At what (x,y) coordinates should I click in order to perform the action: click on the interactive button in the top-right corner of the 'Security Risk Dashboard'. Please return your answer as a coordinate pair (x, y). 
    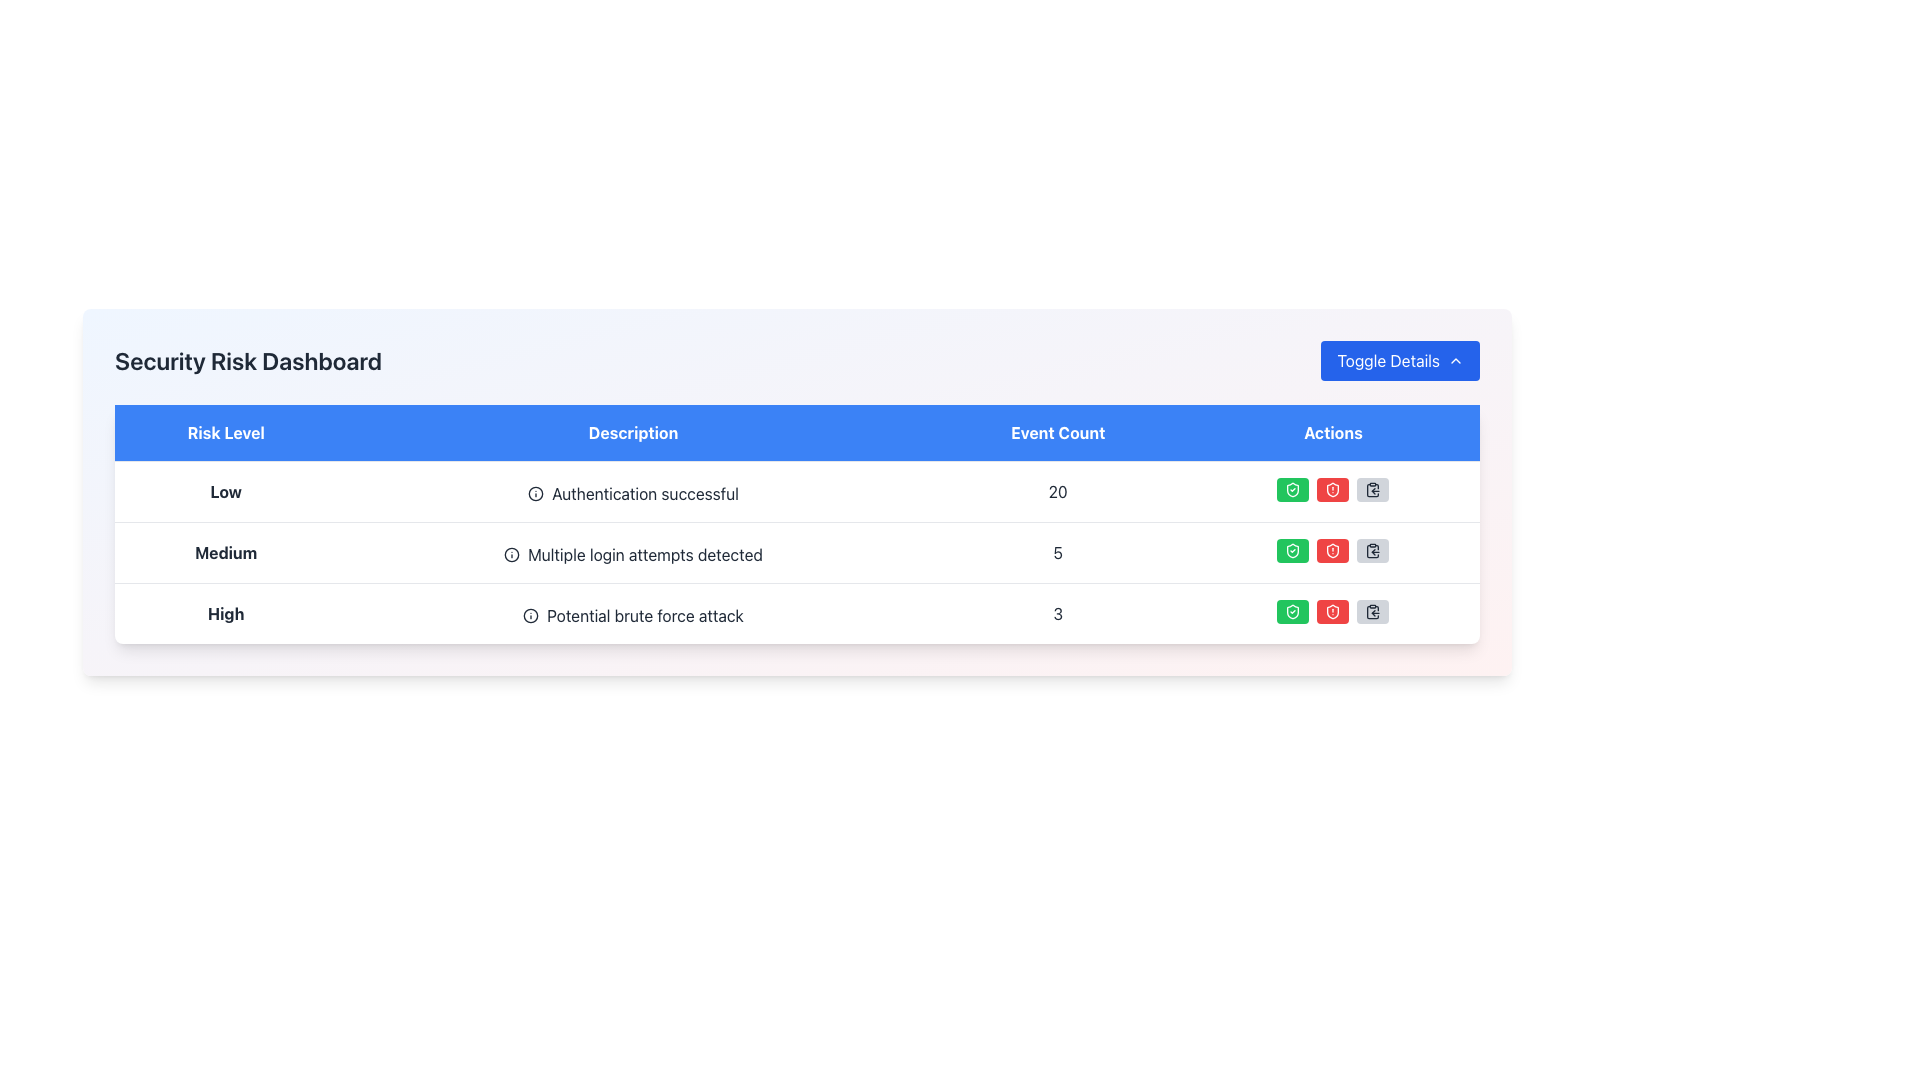
    Looking at the image, I should click on (1399, 361).